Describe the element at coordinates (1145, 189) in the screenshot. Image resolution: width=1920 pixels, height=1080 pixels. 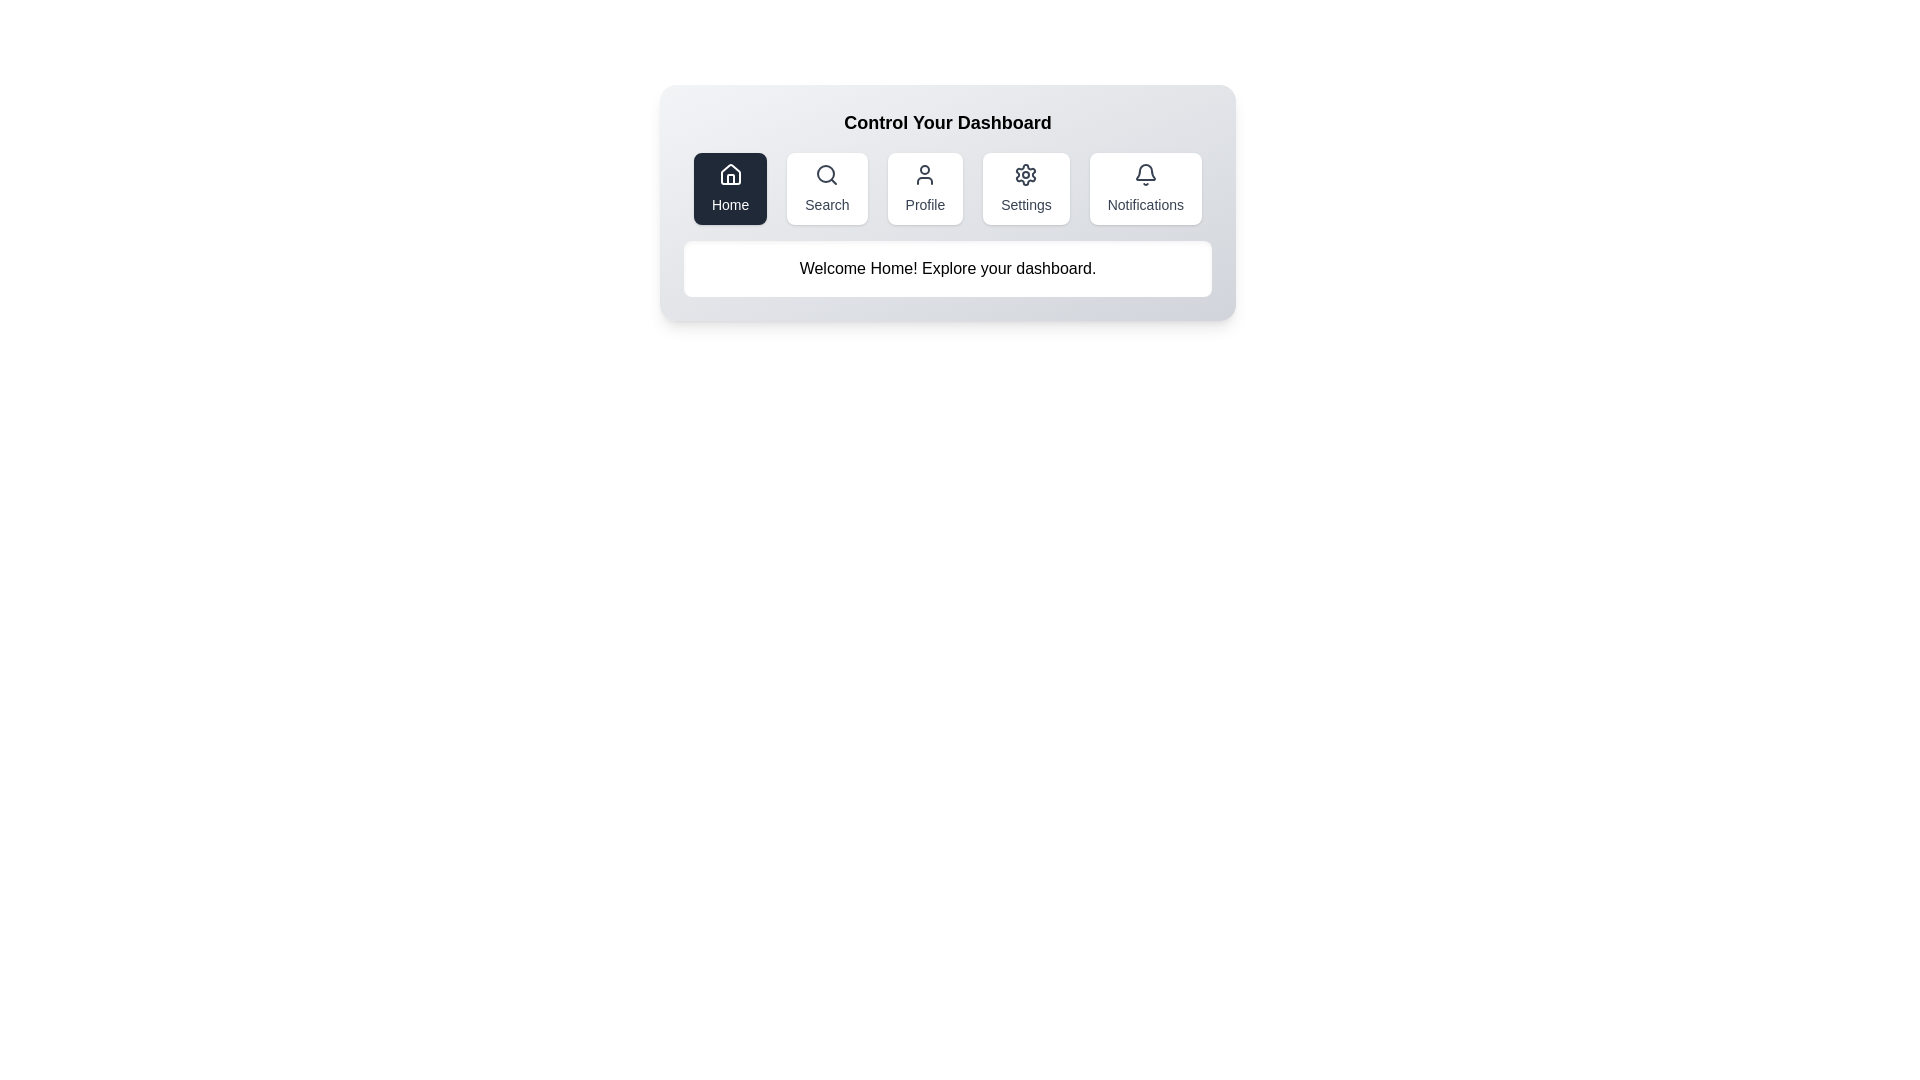
I see `the notifications button located in the top center navigation menu, which is the fifth button and positioned between the 'Settings' button and empty space` at that location.